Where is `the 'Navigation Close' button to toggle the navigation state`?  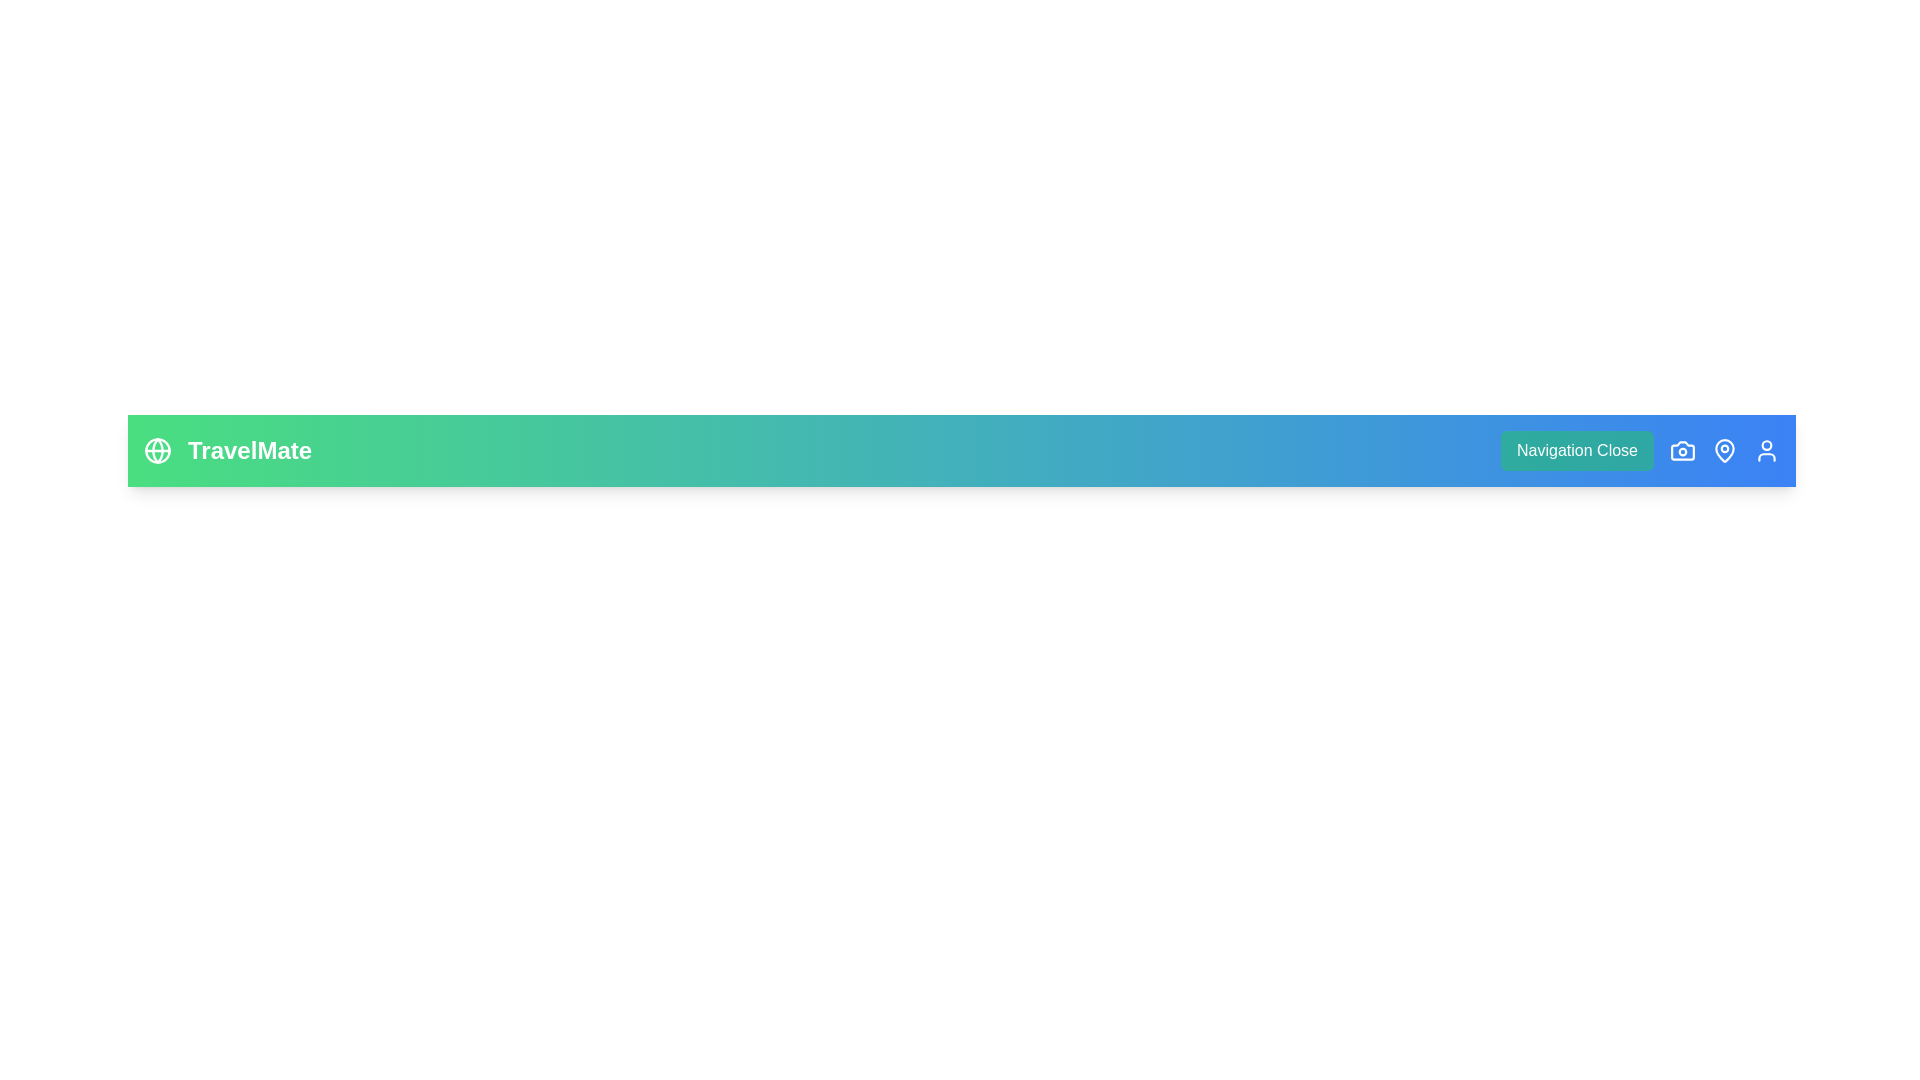
the 'Navigation Close' button to toggle the navigation state is located at coordinates (1576, 451).